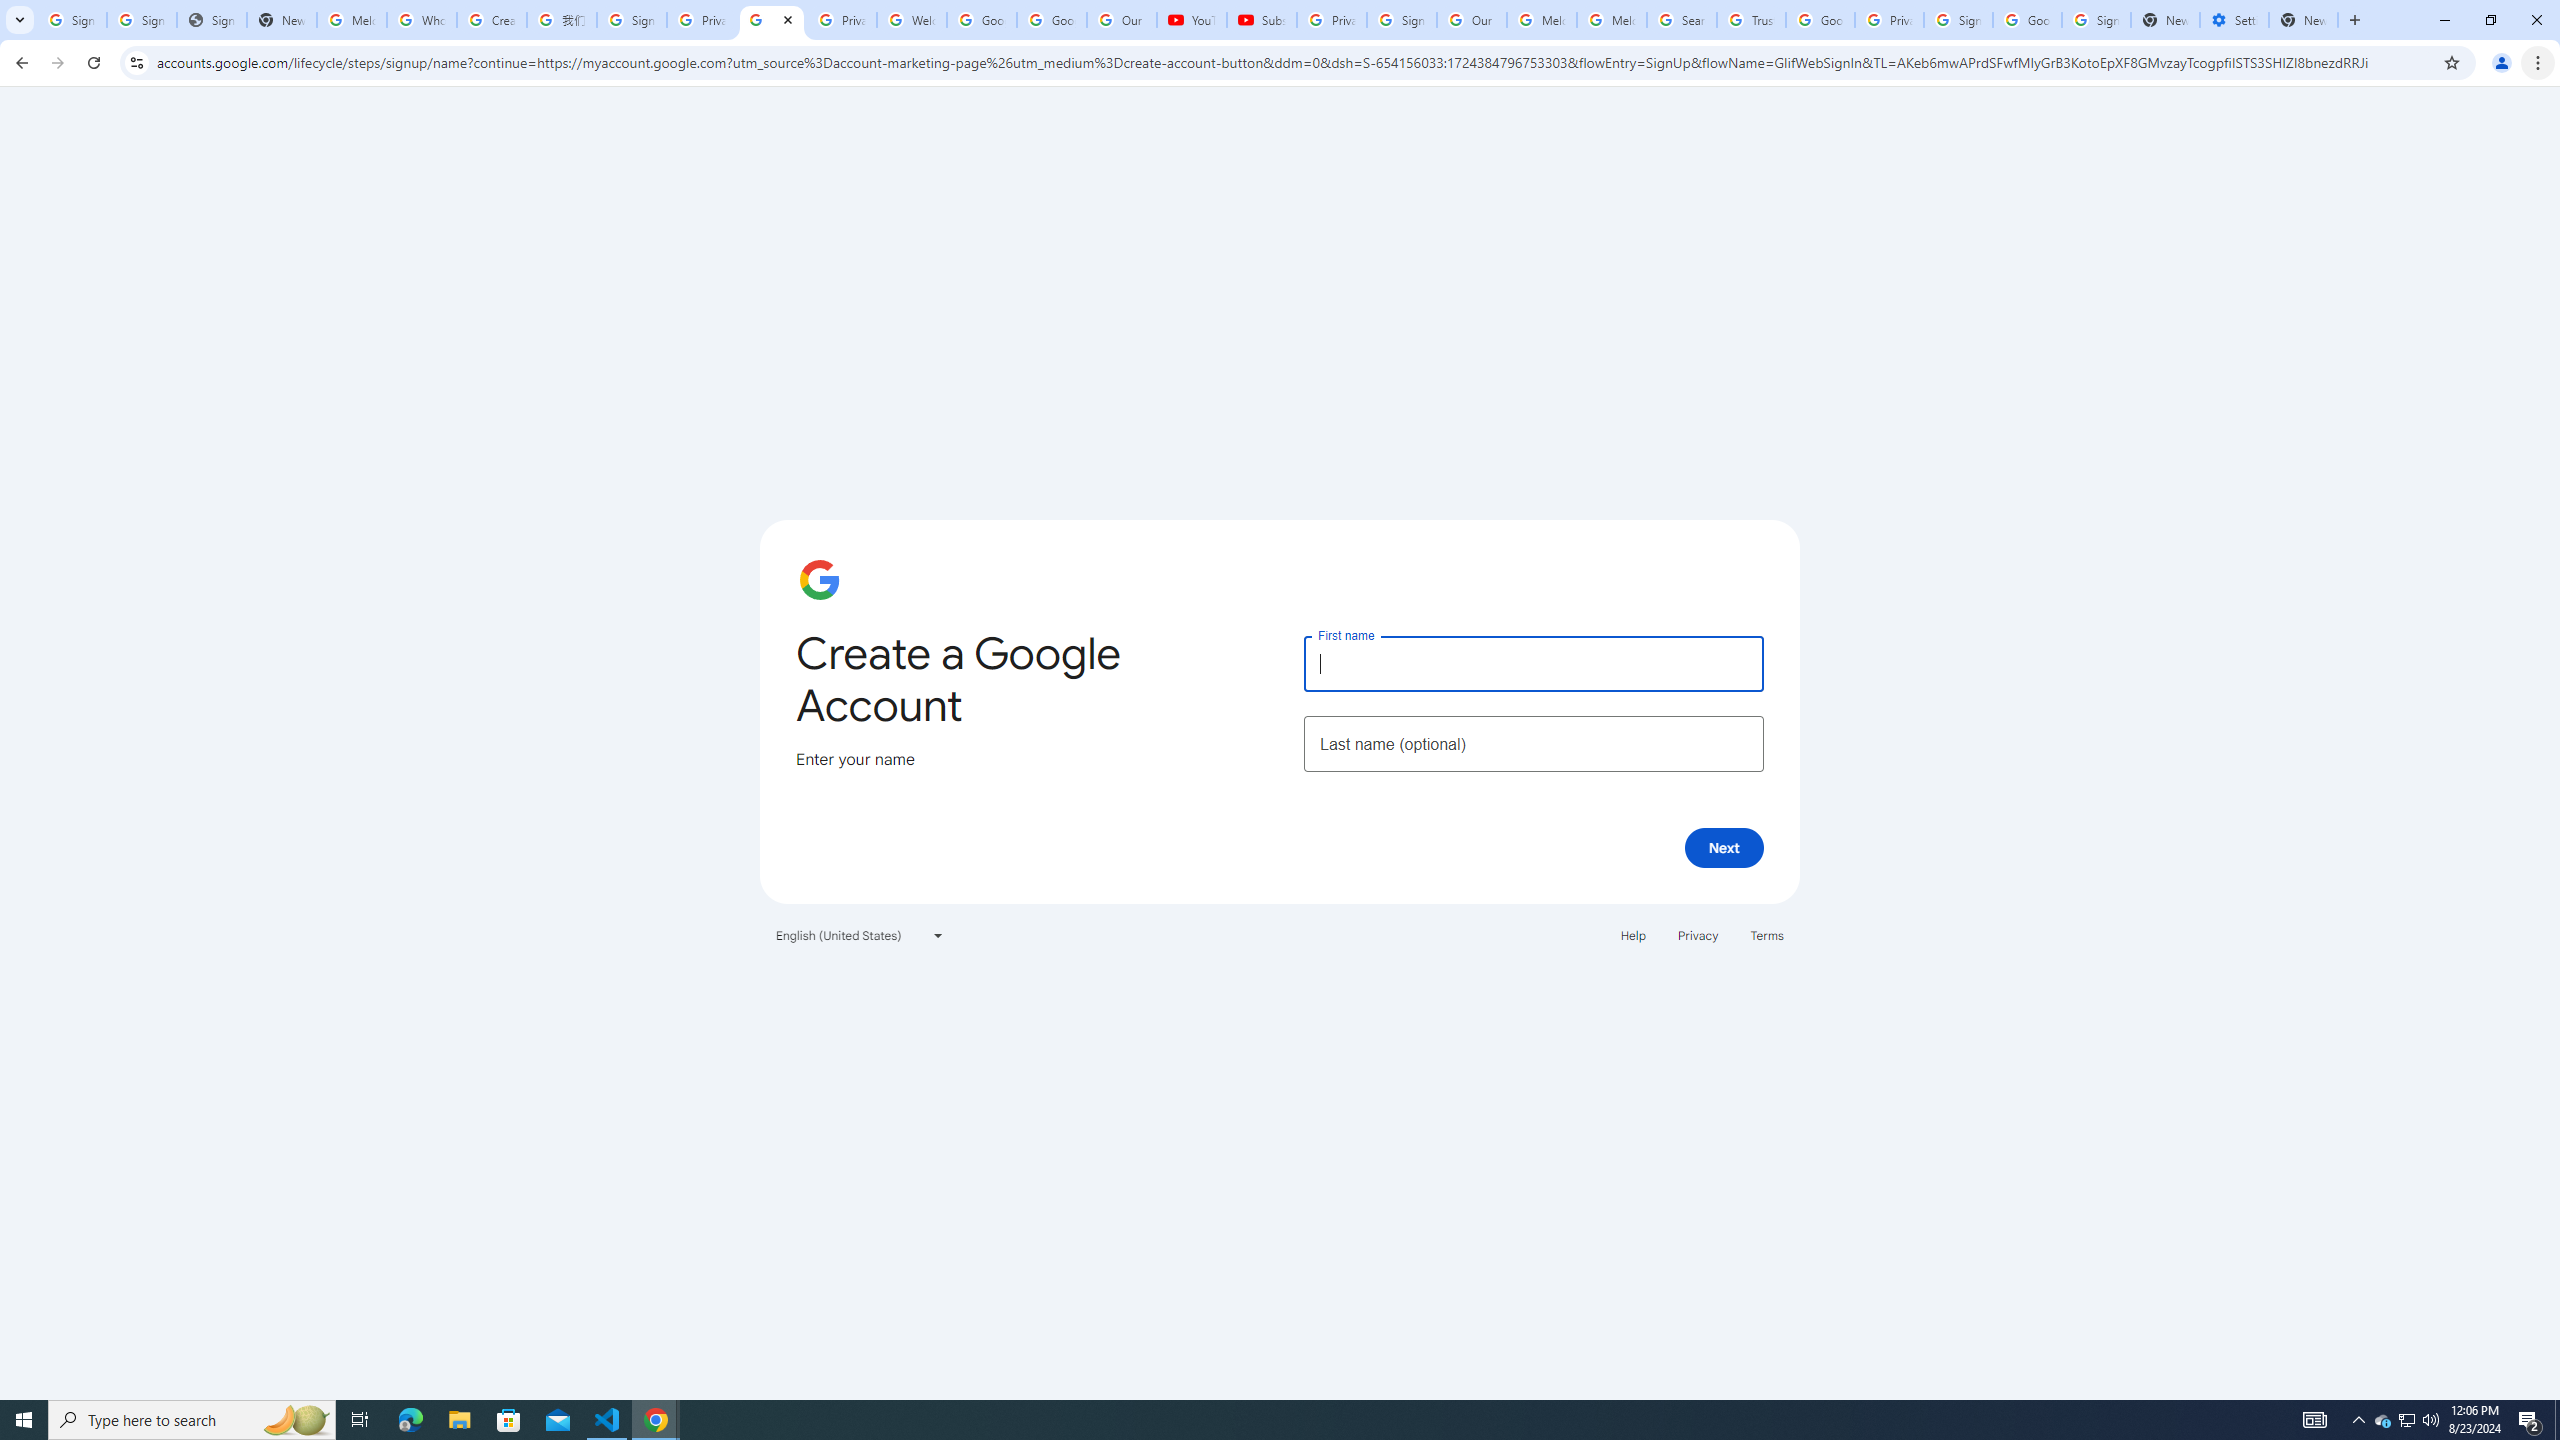 The height and width of the screenshot is (1440, 2560). I want to click on 'Terms', so click(1766, 934).